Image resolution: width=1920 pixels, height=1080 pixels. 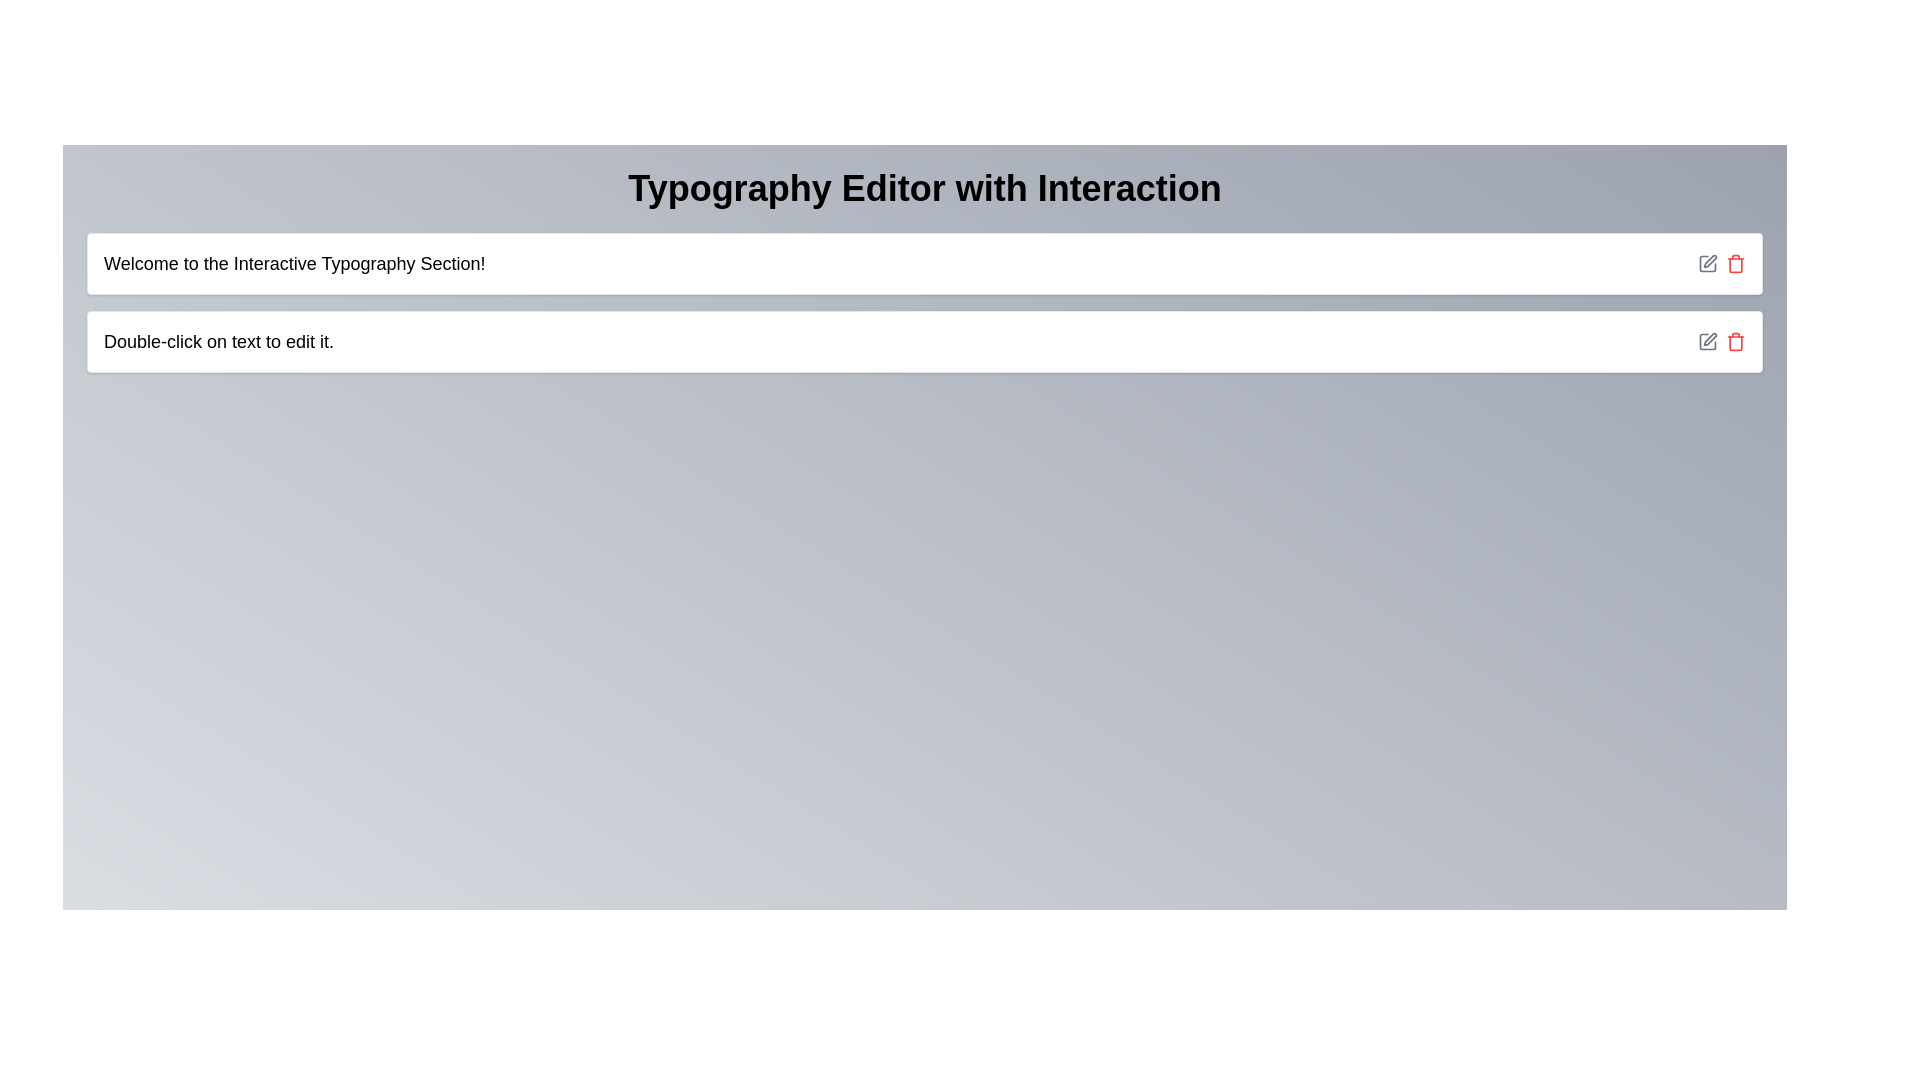 What do you see at coordinates (1709, 338) in the screenshot?
I see `the pen-shaped icon used for editing functionalities` at bounding box center [1709, 338].